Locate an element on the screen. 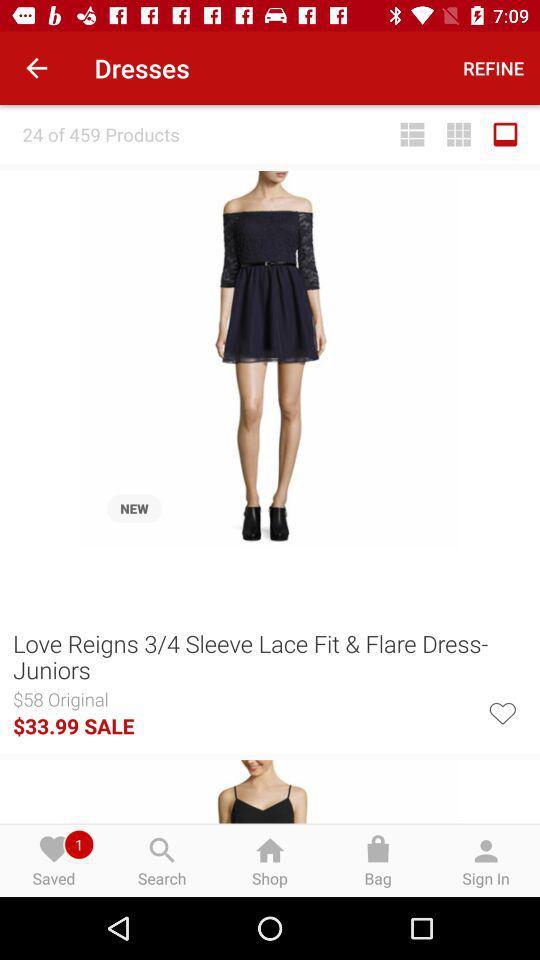 The height and width of the screenshot is (960, 540). it is located at coordinates (501, 711).